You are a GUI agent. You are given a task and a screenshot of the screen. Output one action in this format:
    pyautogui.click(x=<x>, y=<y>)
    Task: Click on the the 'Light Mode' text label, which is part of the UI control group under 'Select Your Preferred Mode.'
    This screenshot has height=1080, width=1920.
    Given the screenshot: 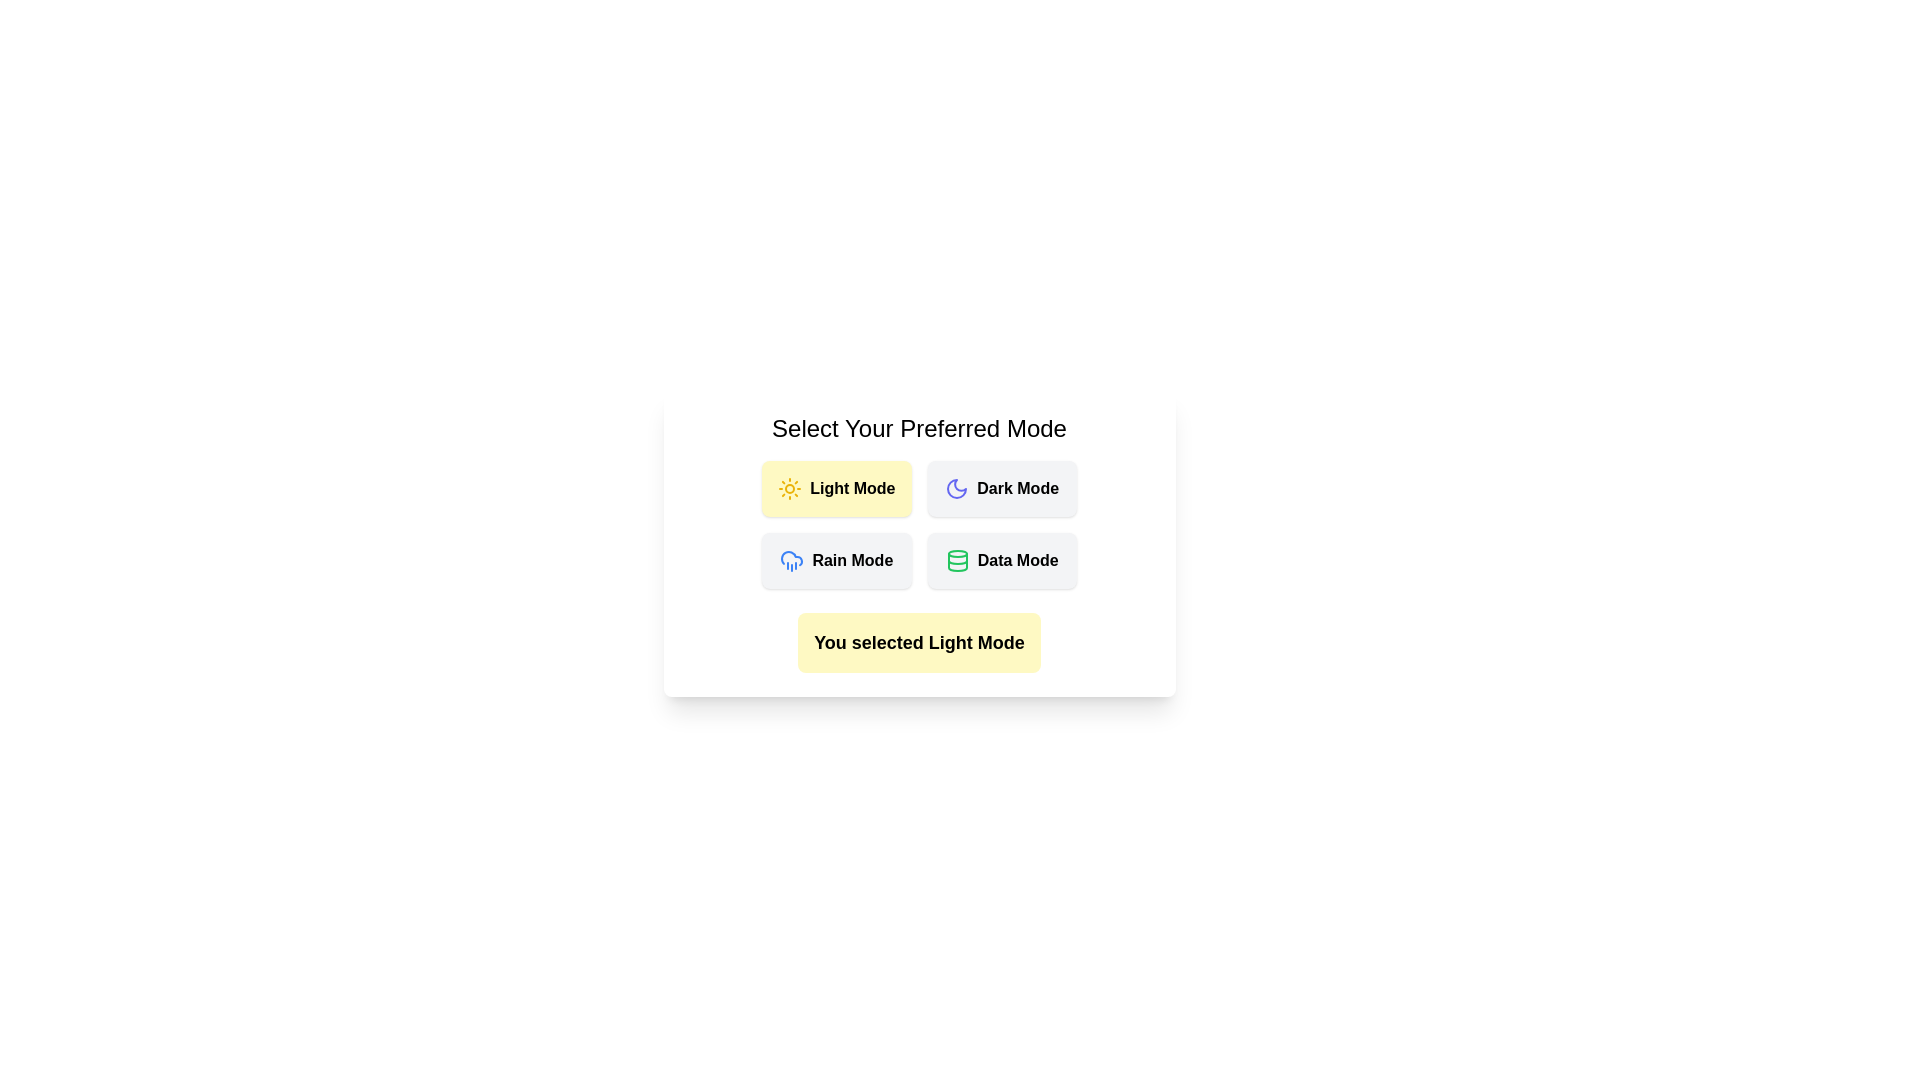 What is the action you would take?
    pyautogui.click(x=852, y=489)
    